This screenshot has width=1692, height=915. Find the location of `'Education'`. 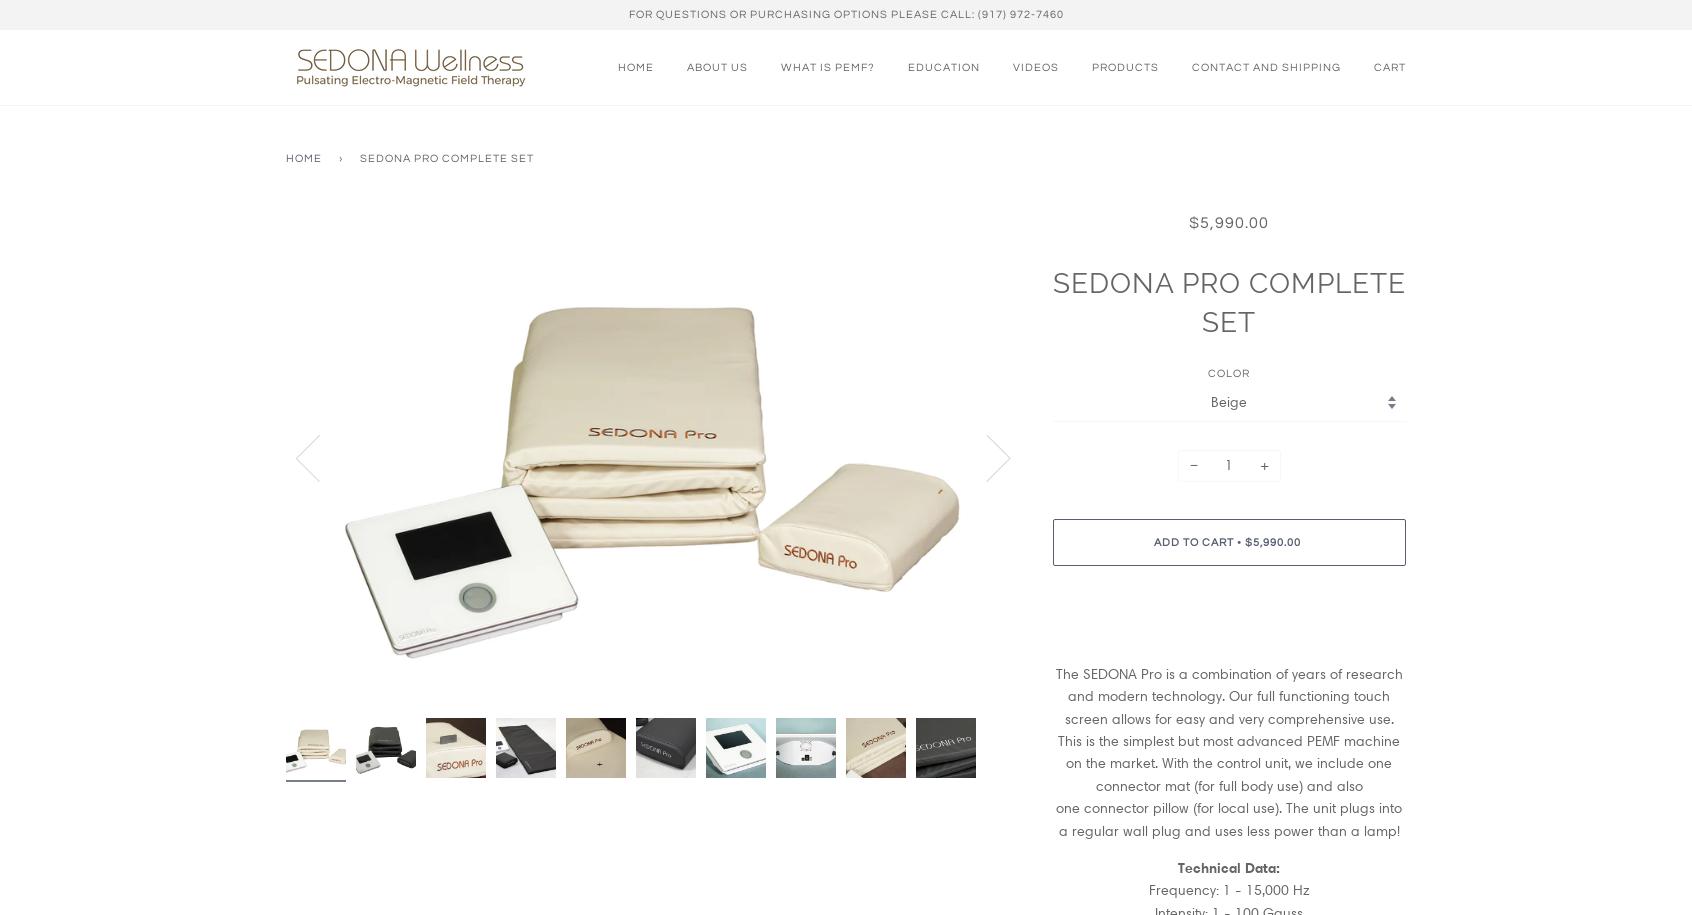

'Education' is located at coordinates (943, 65).